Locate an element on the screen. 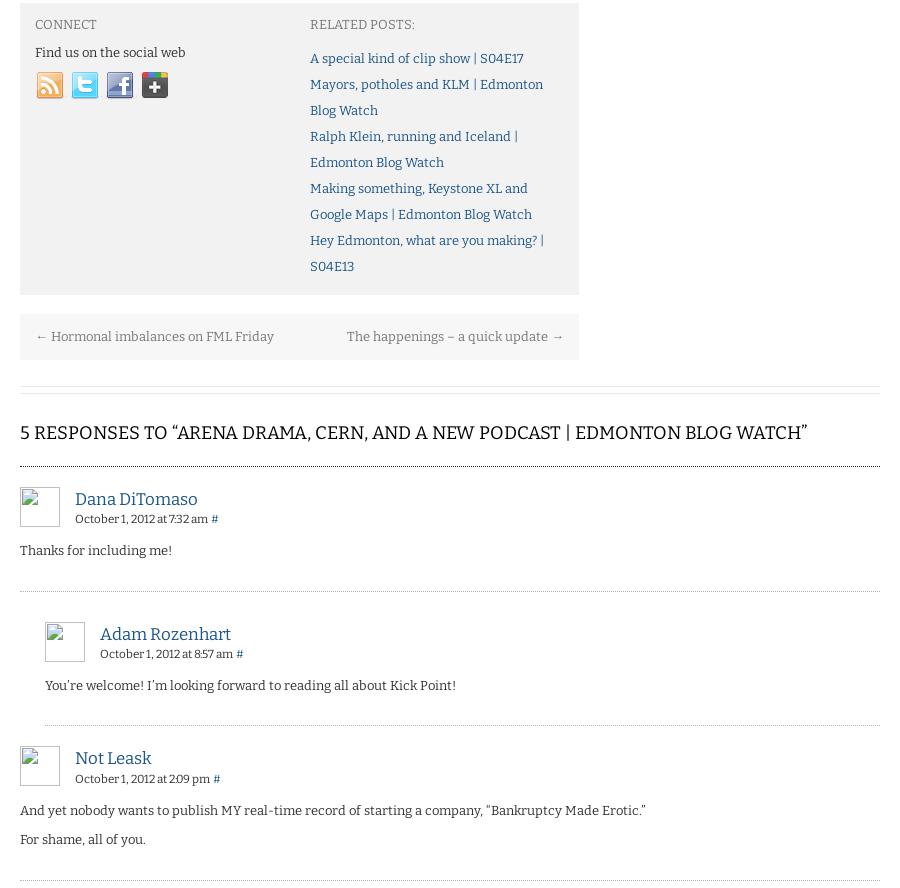 The width and height of the screenshot is (900, 888). 'Making something, Keystone XL and Google Maps | Edmonton Blog Watch' is located at coordinates (421, 199).